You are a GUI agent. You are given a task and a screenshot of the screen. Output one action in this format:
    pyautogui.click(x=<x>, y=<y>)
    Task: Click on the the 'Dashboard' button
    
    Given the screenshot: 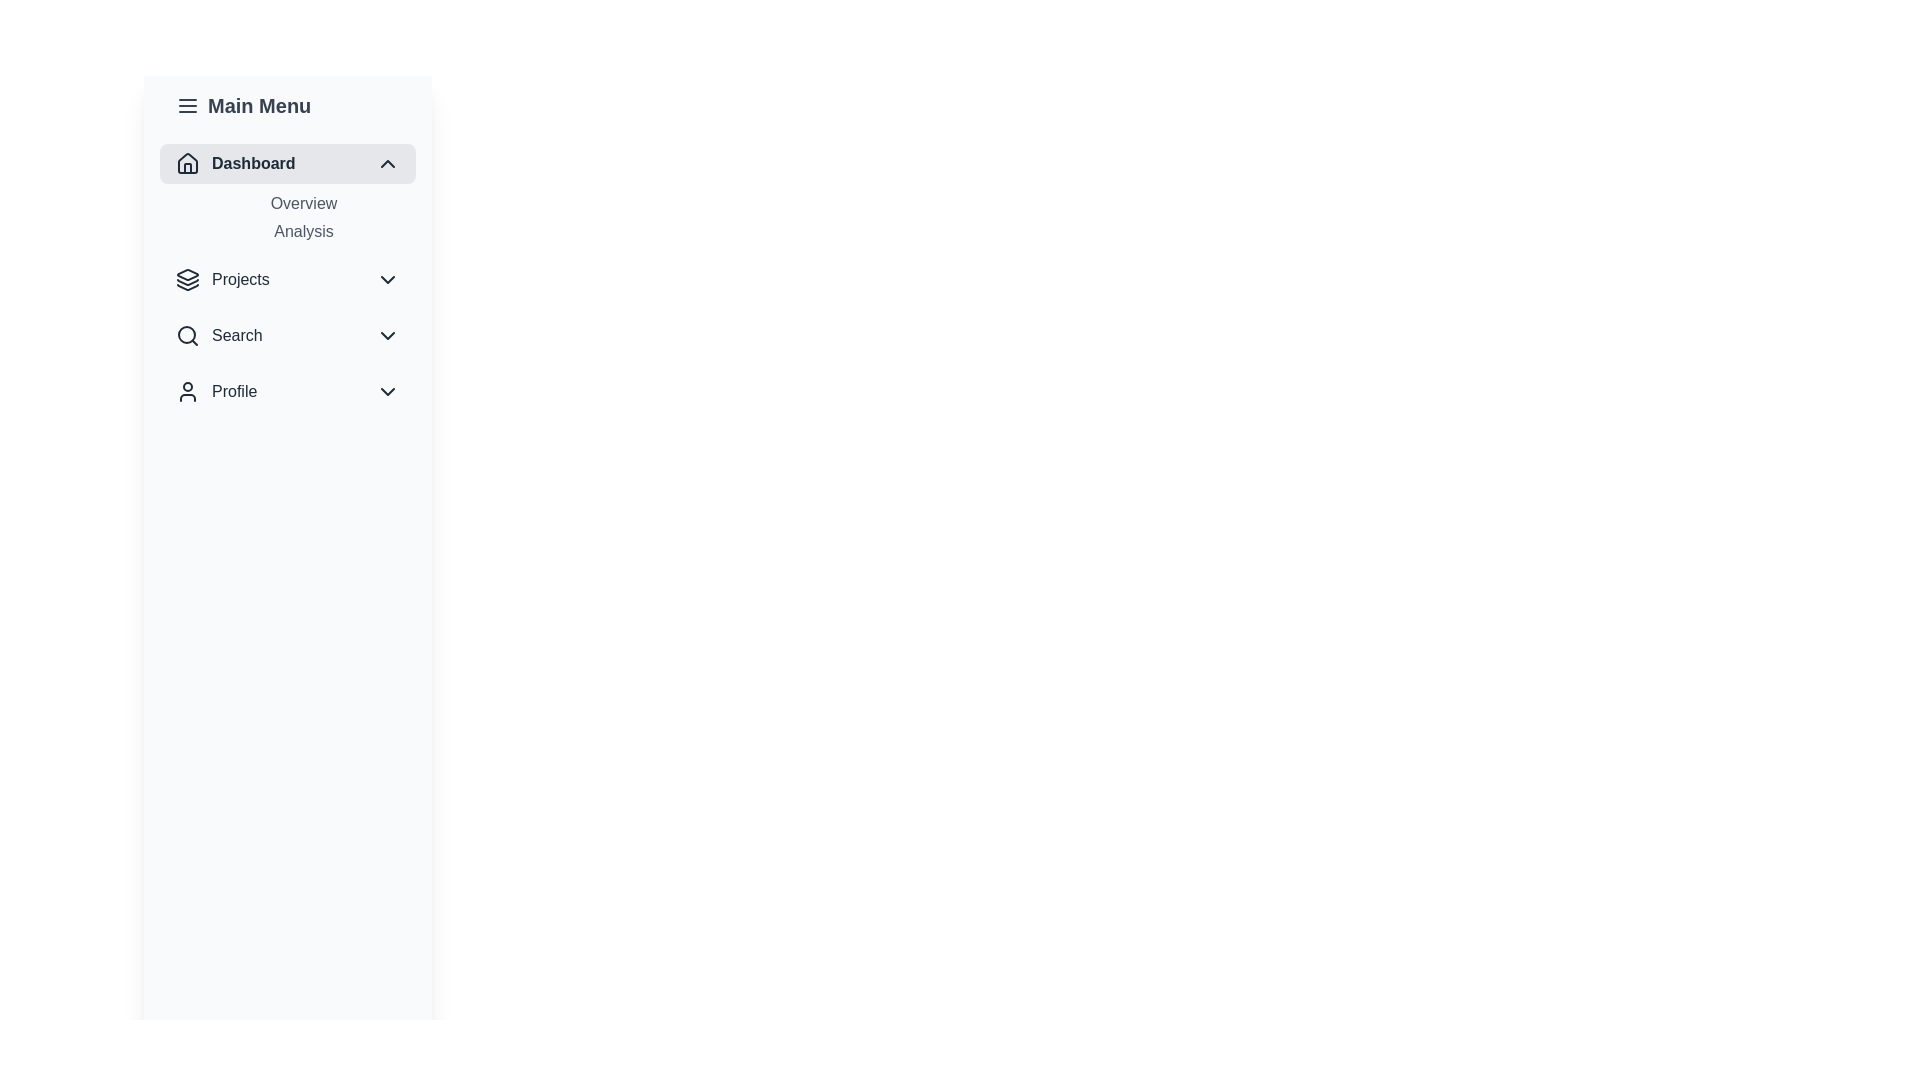 What is the action you would take?
    pyautogui.click(x=287, y=163)
    